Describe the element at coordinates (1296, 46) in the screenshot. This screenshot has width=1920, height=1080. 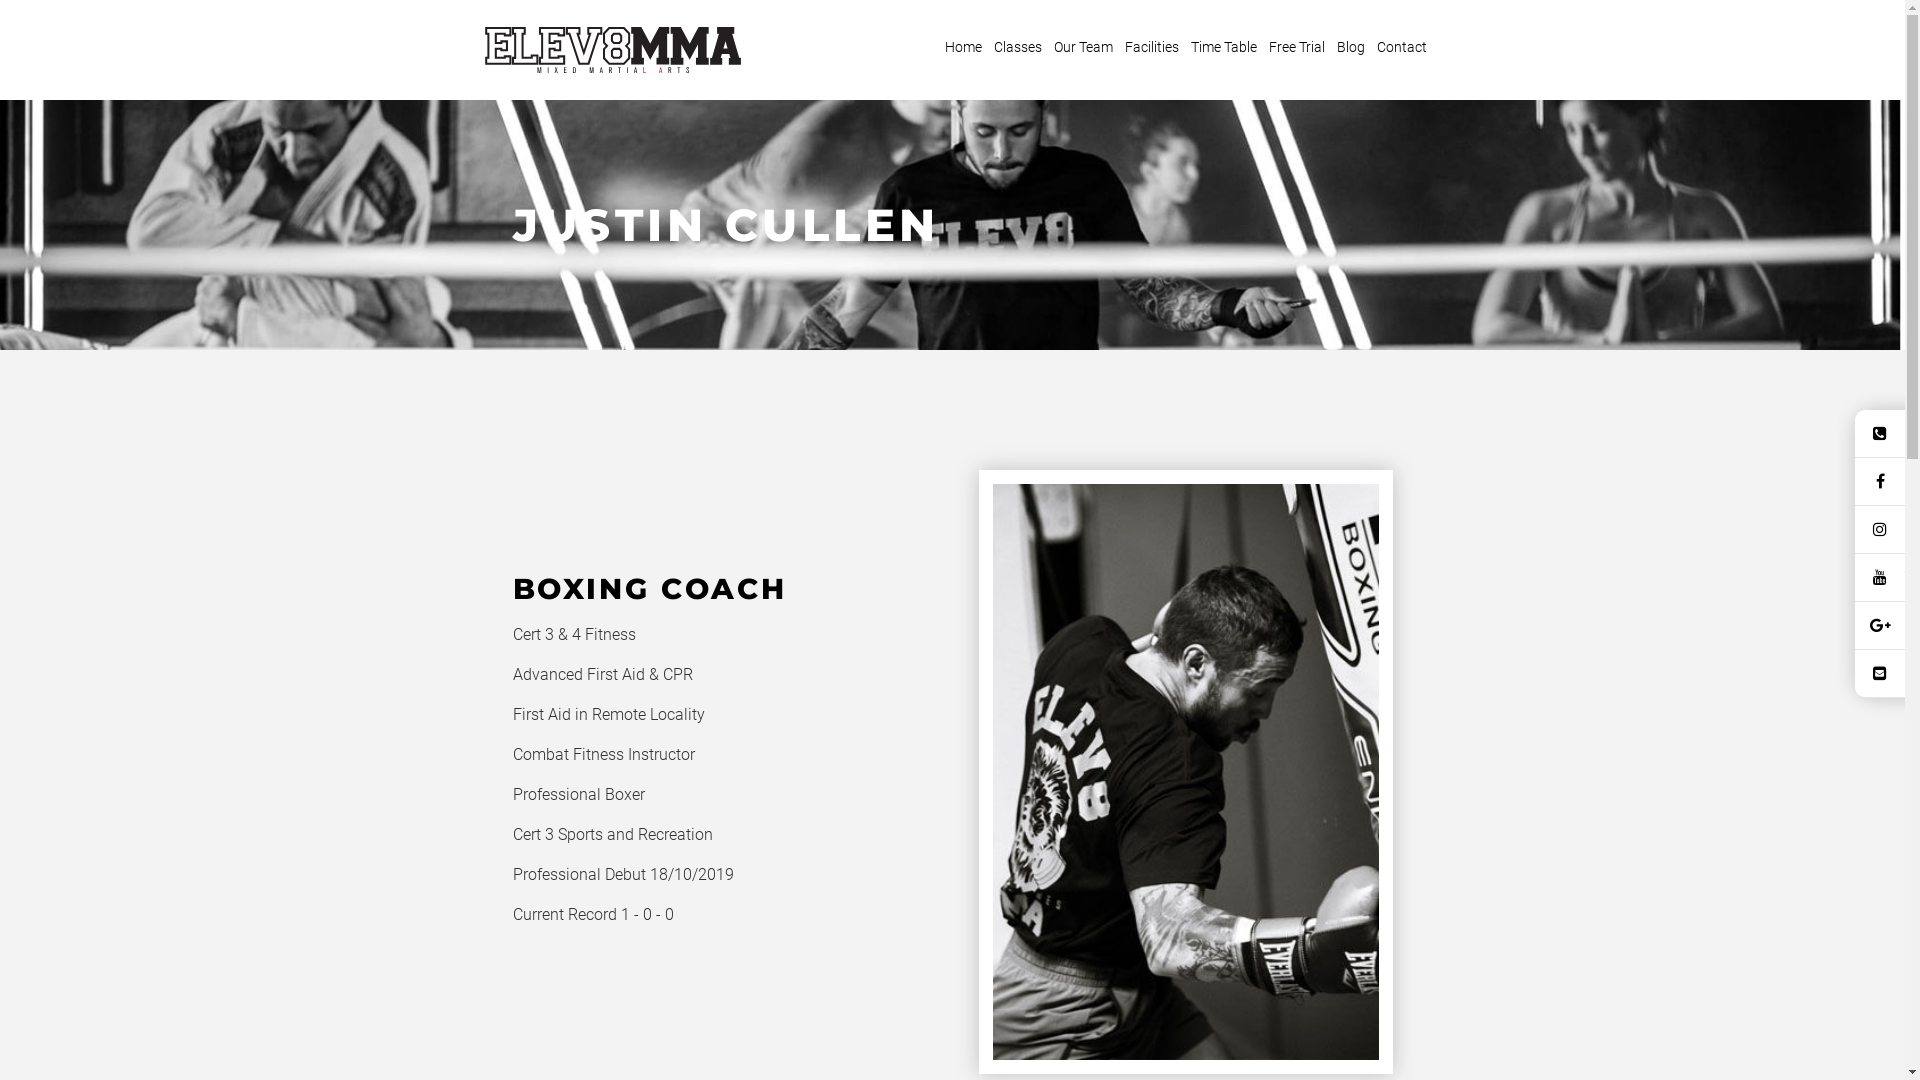
I see `'Free Trial'` at that location.